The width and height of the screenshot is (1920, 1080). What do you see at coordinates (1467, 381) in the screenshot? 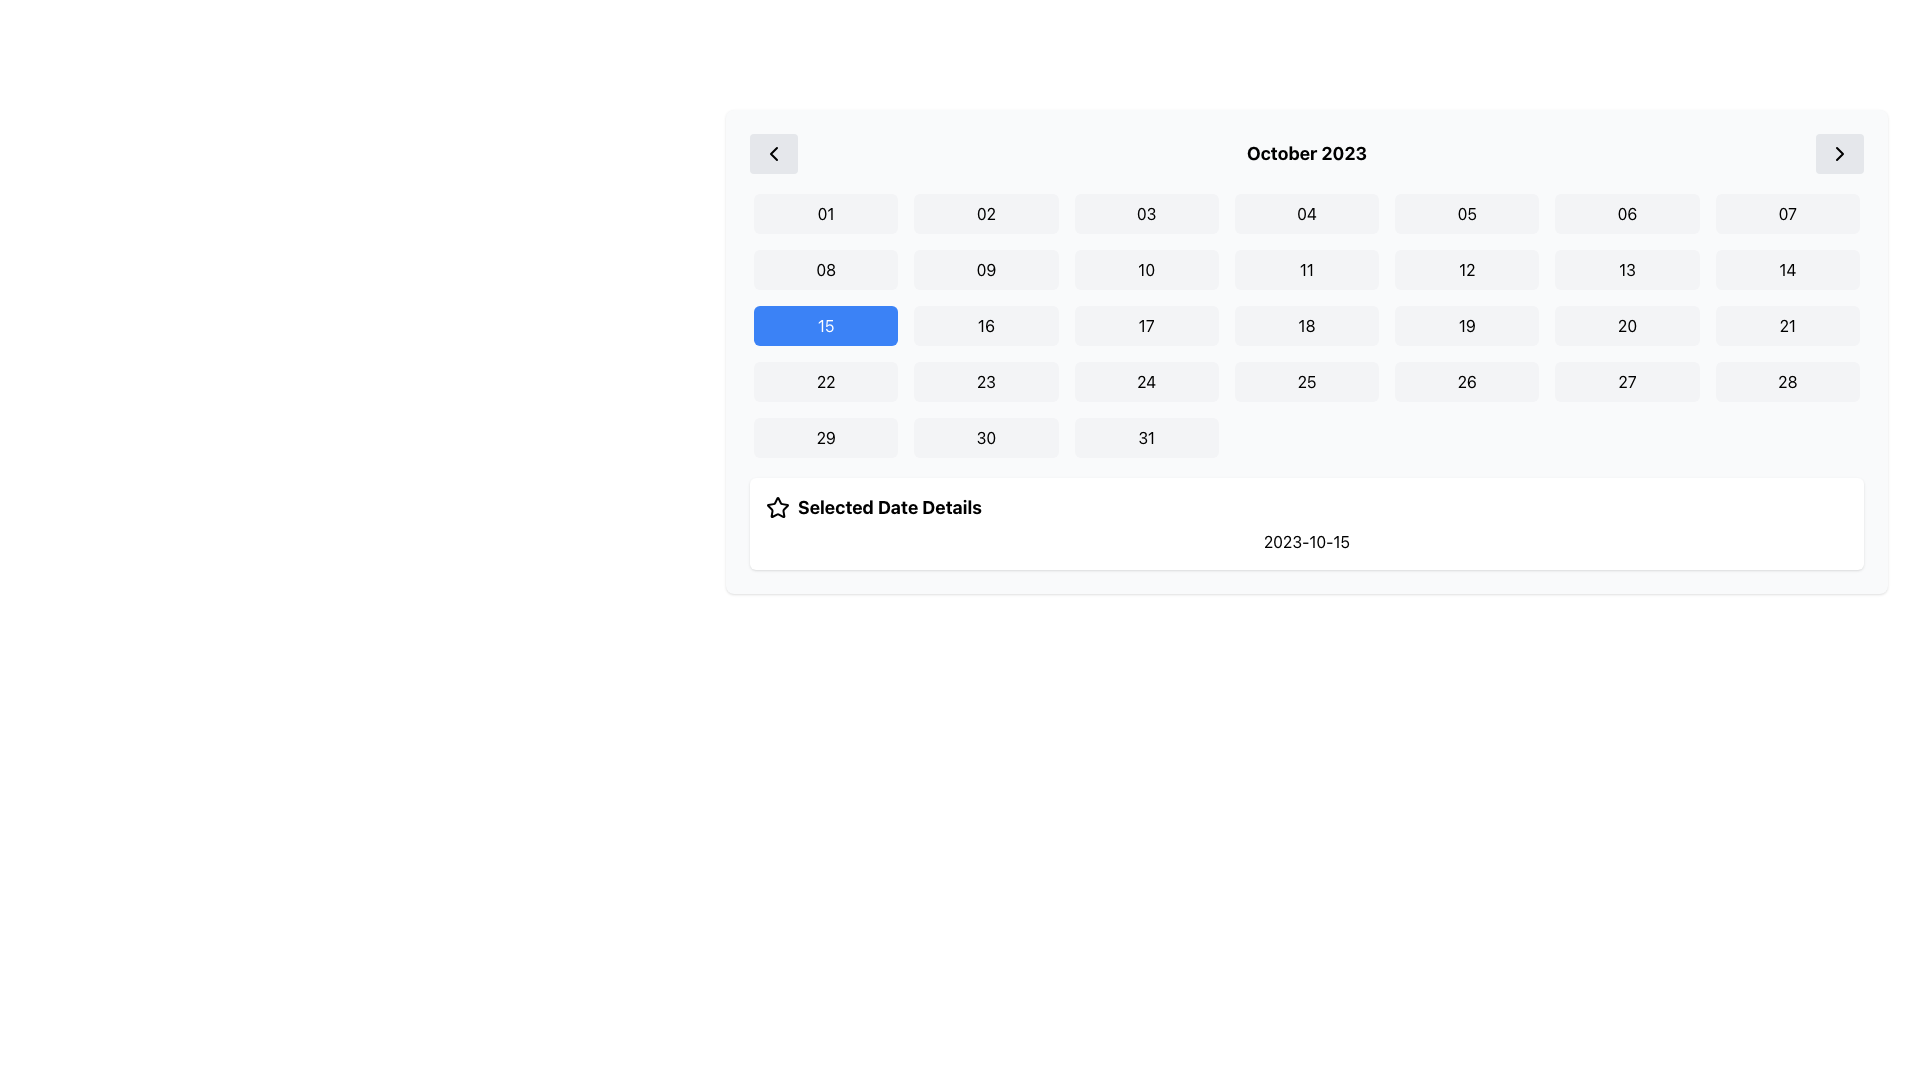
I see `the selectable day button for October 26th in the calendar interface` at bounding box center [1467, 381].